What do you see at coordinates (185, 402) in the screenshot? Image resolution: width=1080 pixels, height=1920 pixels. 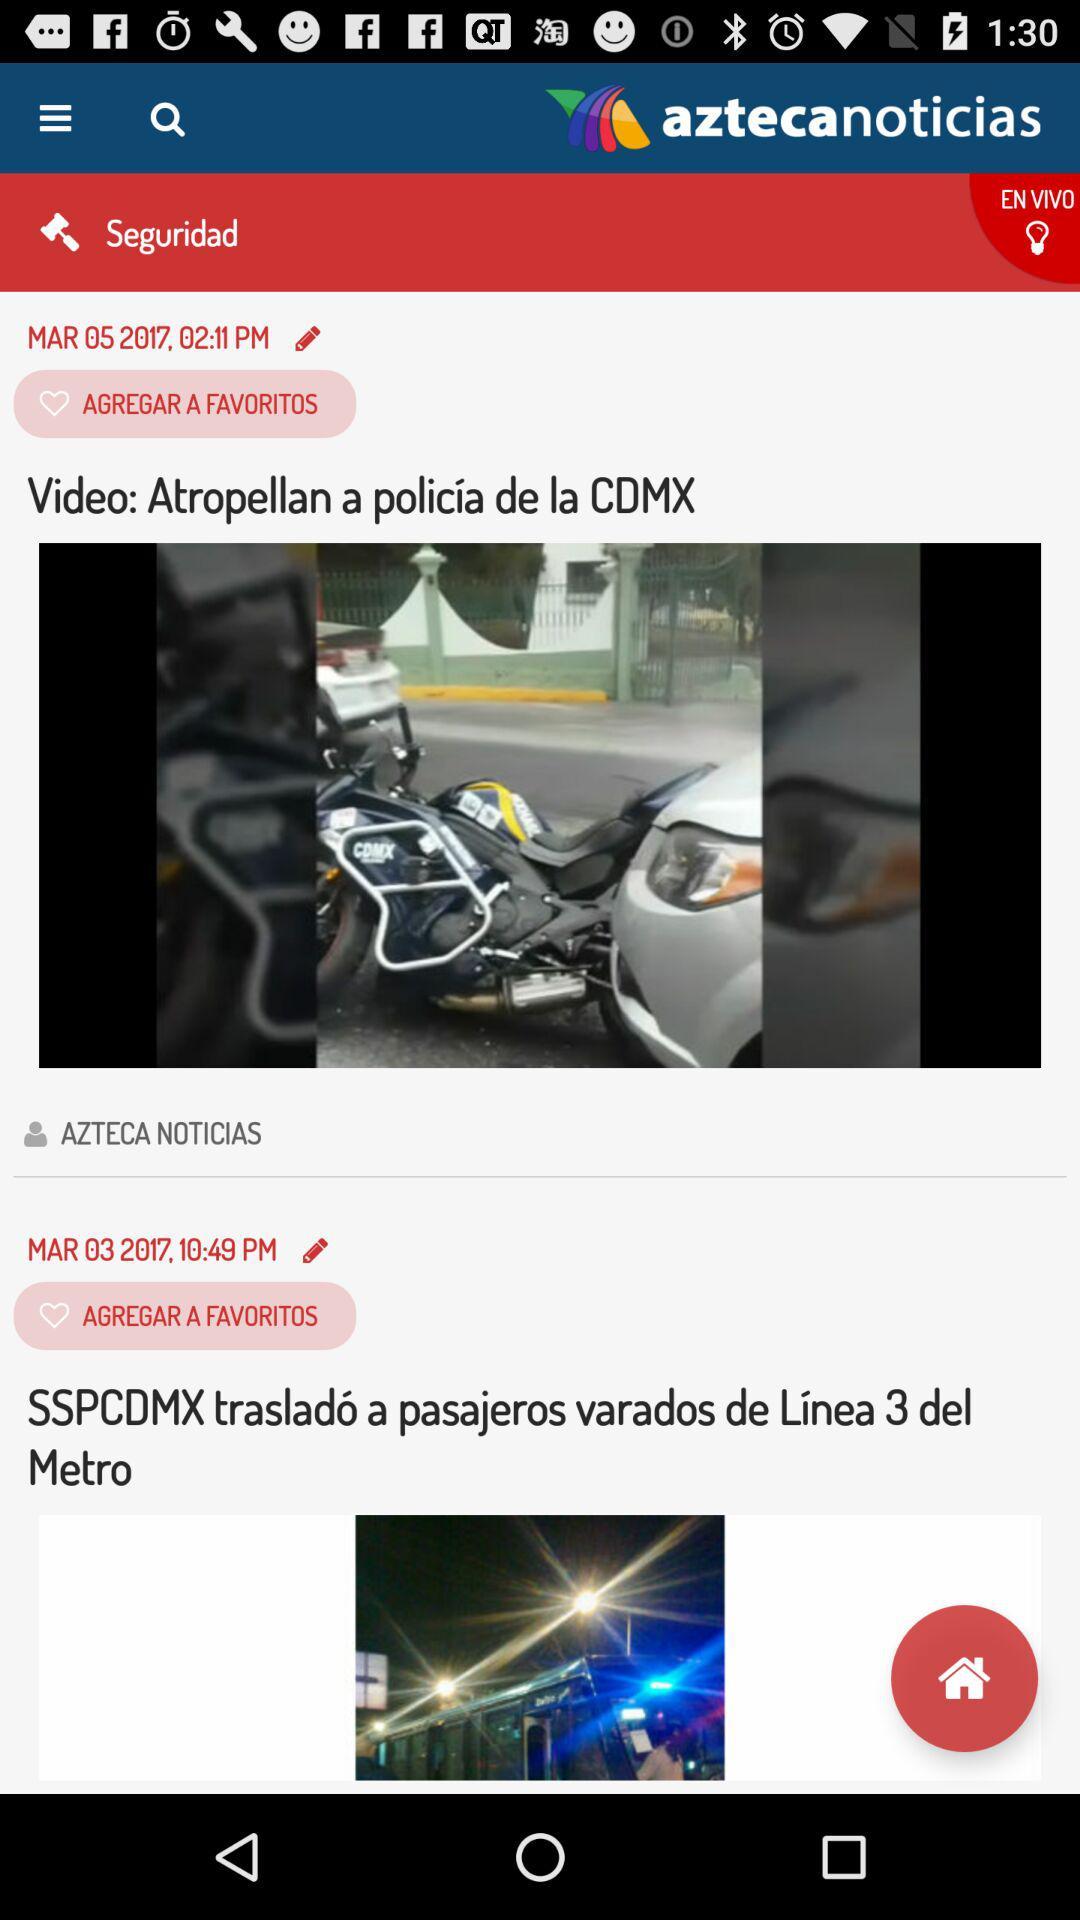 I see `the button below mar 05 20170211 pm` at bounding box center [185, 402].